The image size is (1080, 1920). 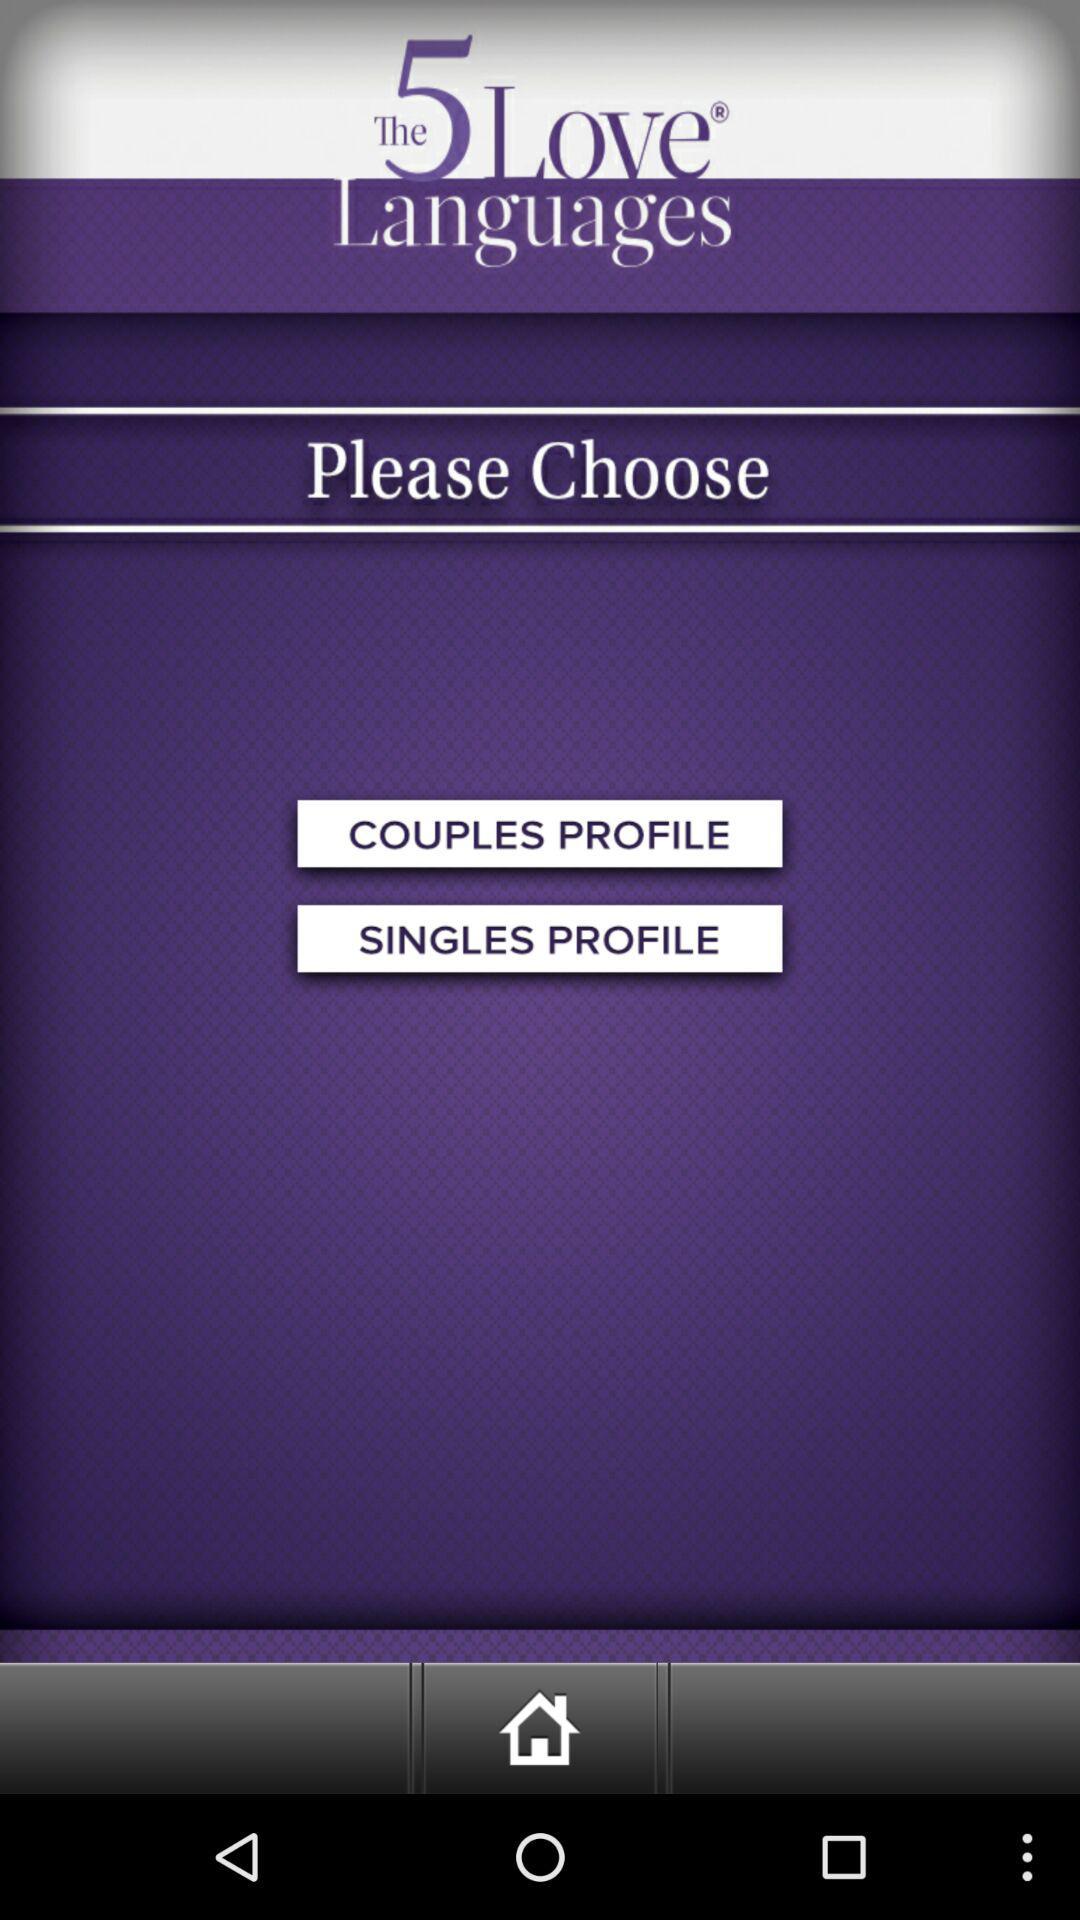 What do you see at coordinates (540, 944) in the screenshot?
I see `open page` at bounding box center [540, 944].